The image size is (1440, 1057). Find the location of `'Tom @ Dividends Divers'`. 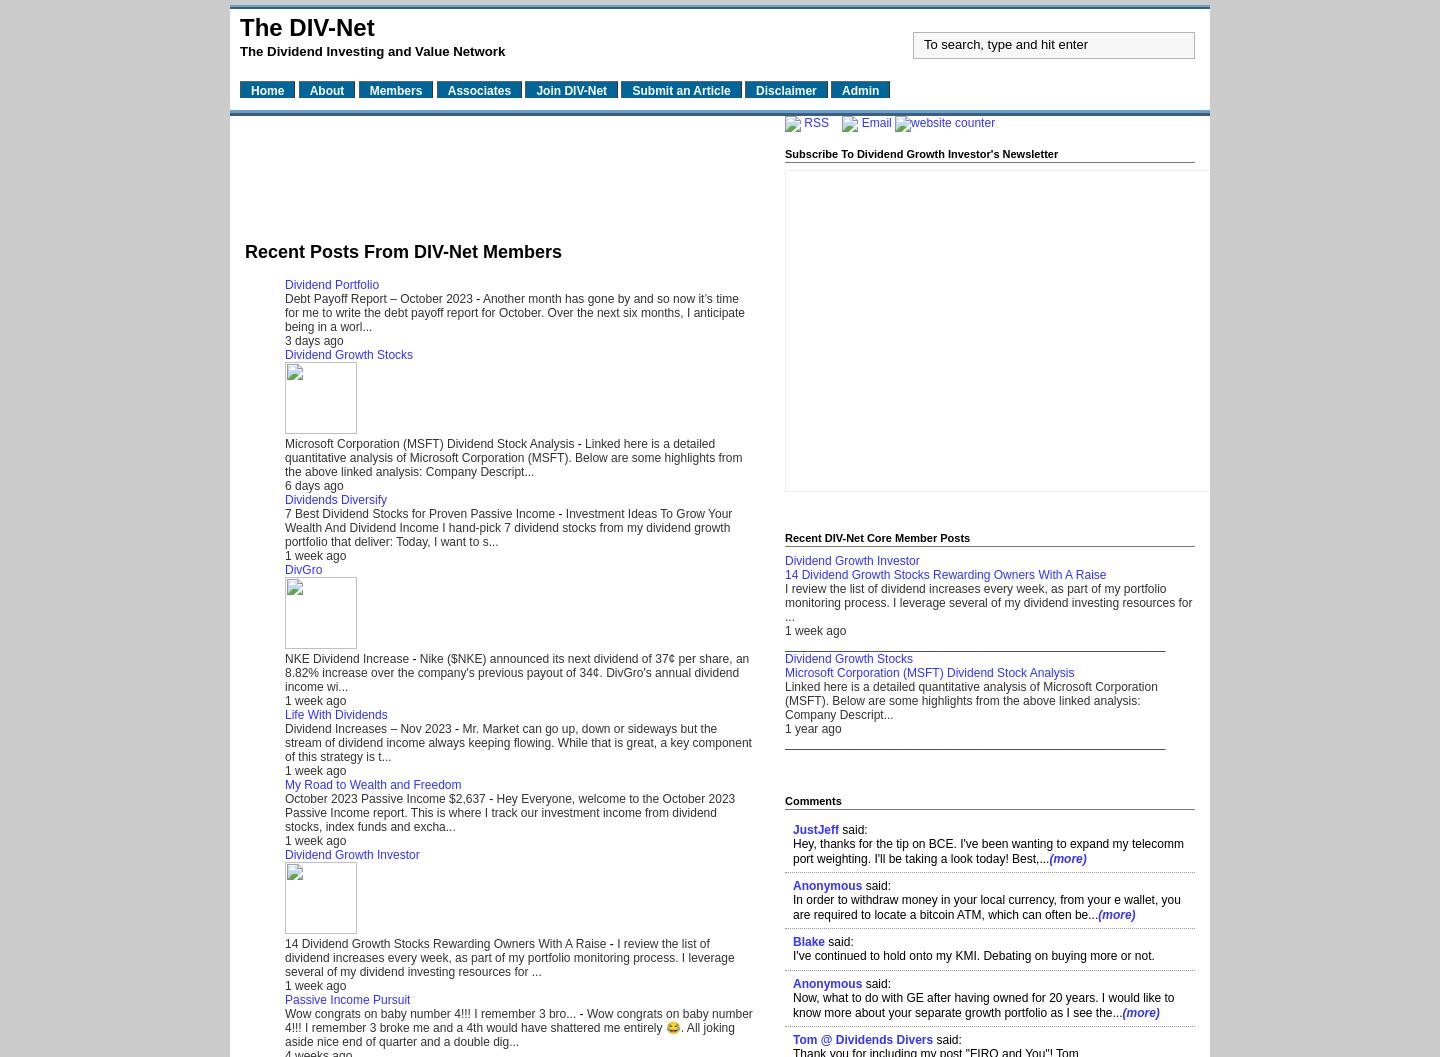

'Tom @ Dividends Divers' is located at coordinates (861, 1038).